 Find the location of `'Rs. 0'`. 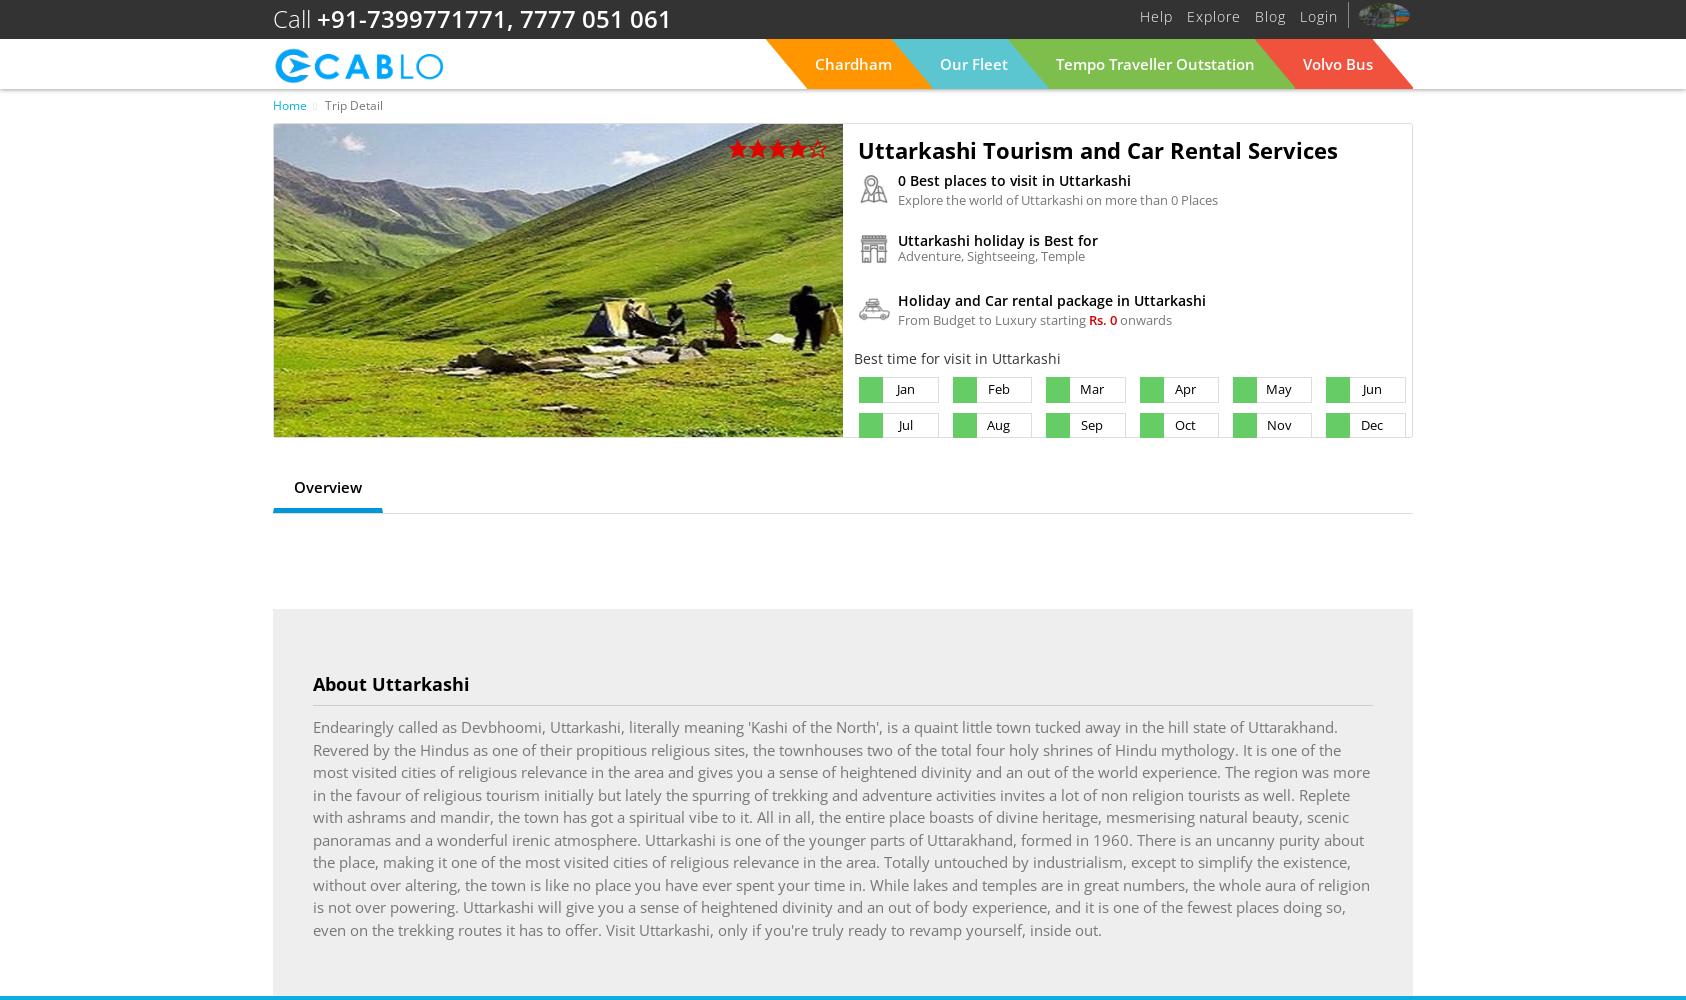

'Rs. 0' is located at coordinates (1104, 319).